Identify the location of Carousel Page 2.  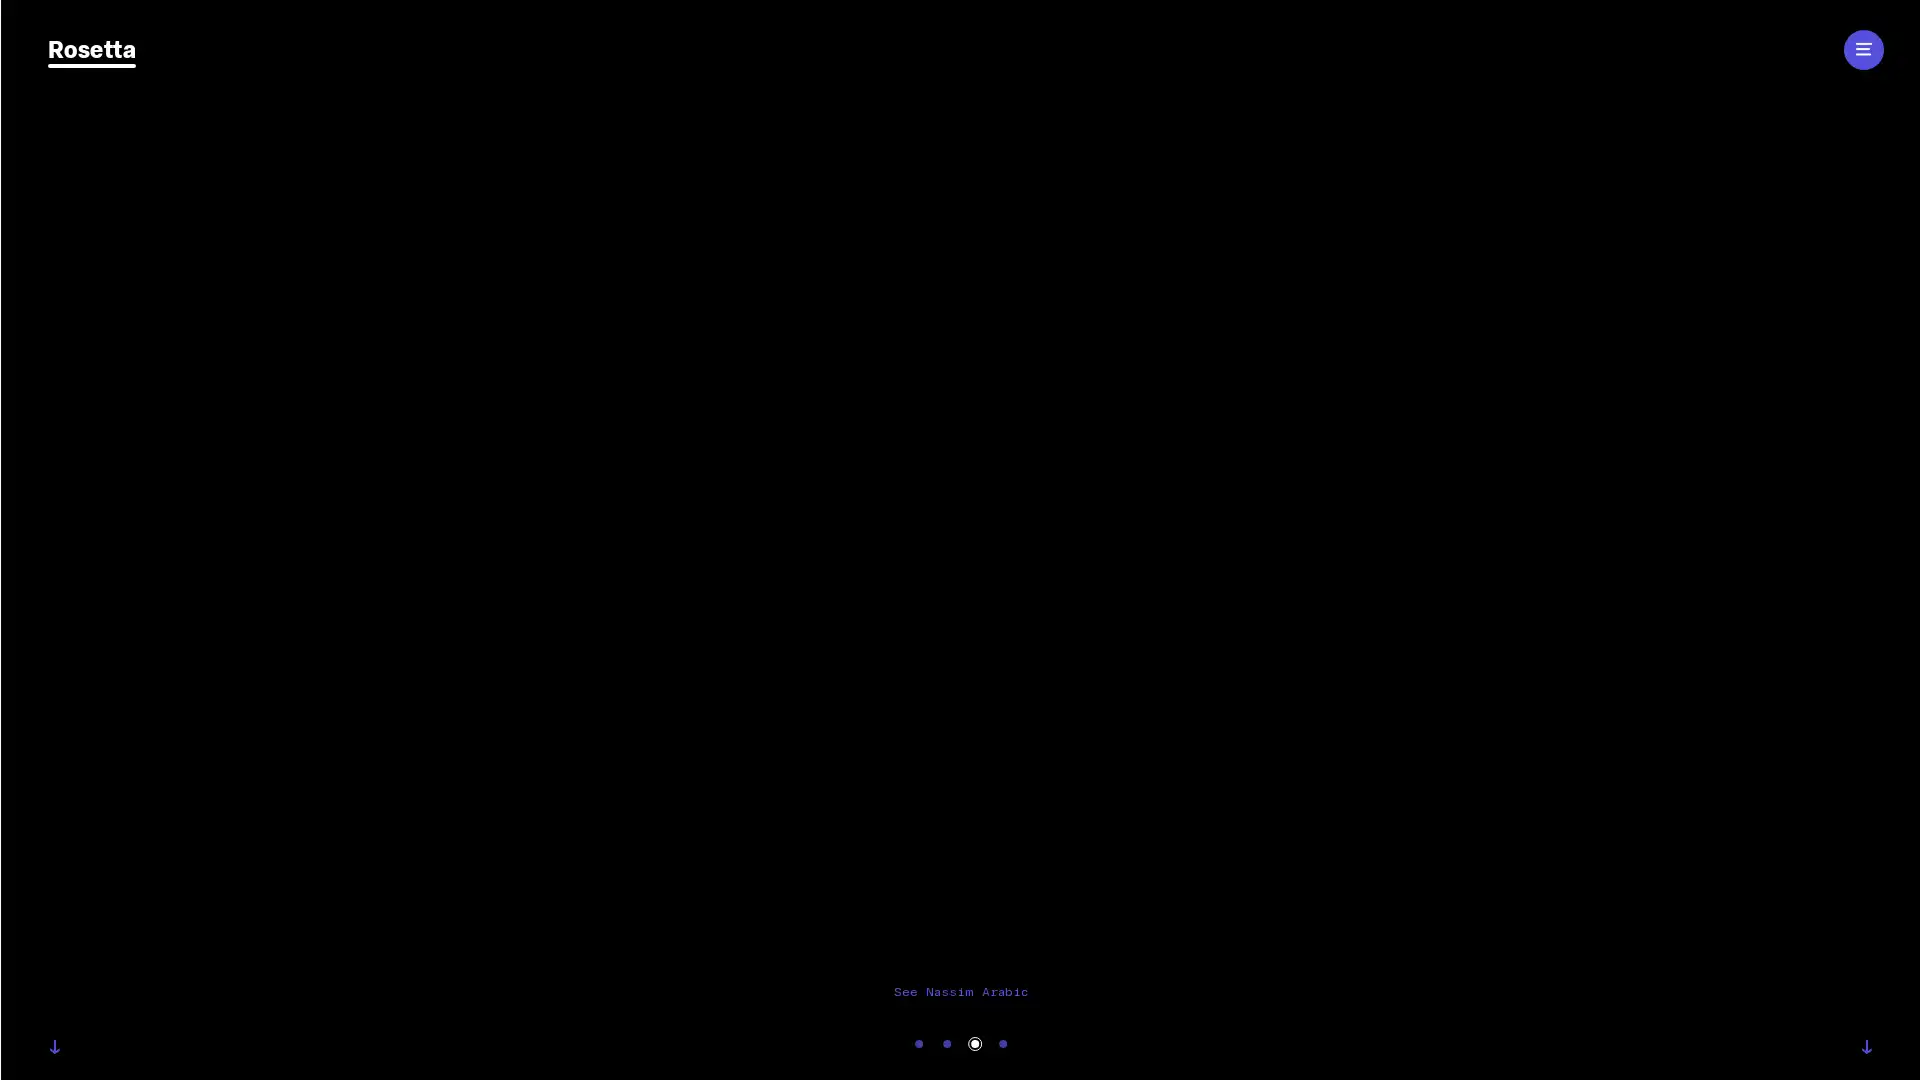
(945, 1043).